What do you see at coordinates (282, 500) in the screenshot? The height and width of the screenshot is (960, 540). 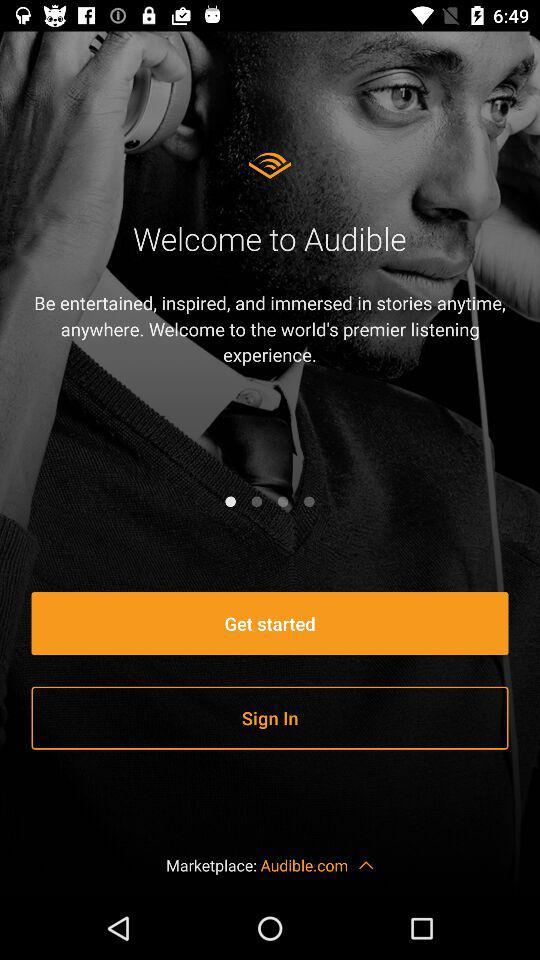 I see `slide` at bounding box center [282, 500].